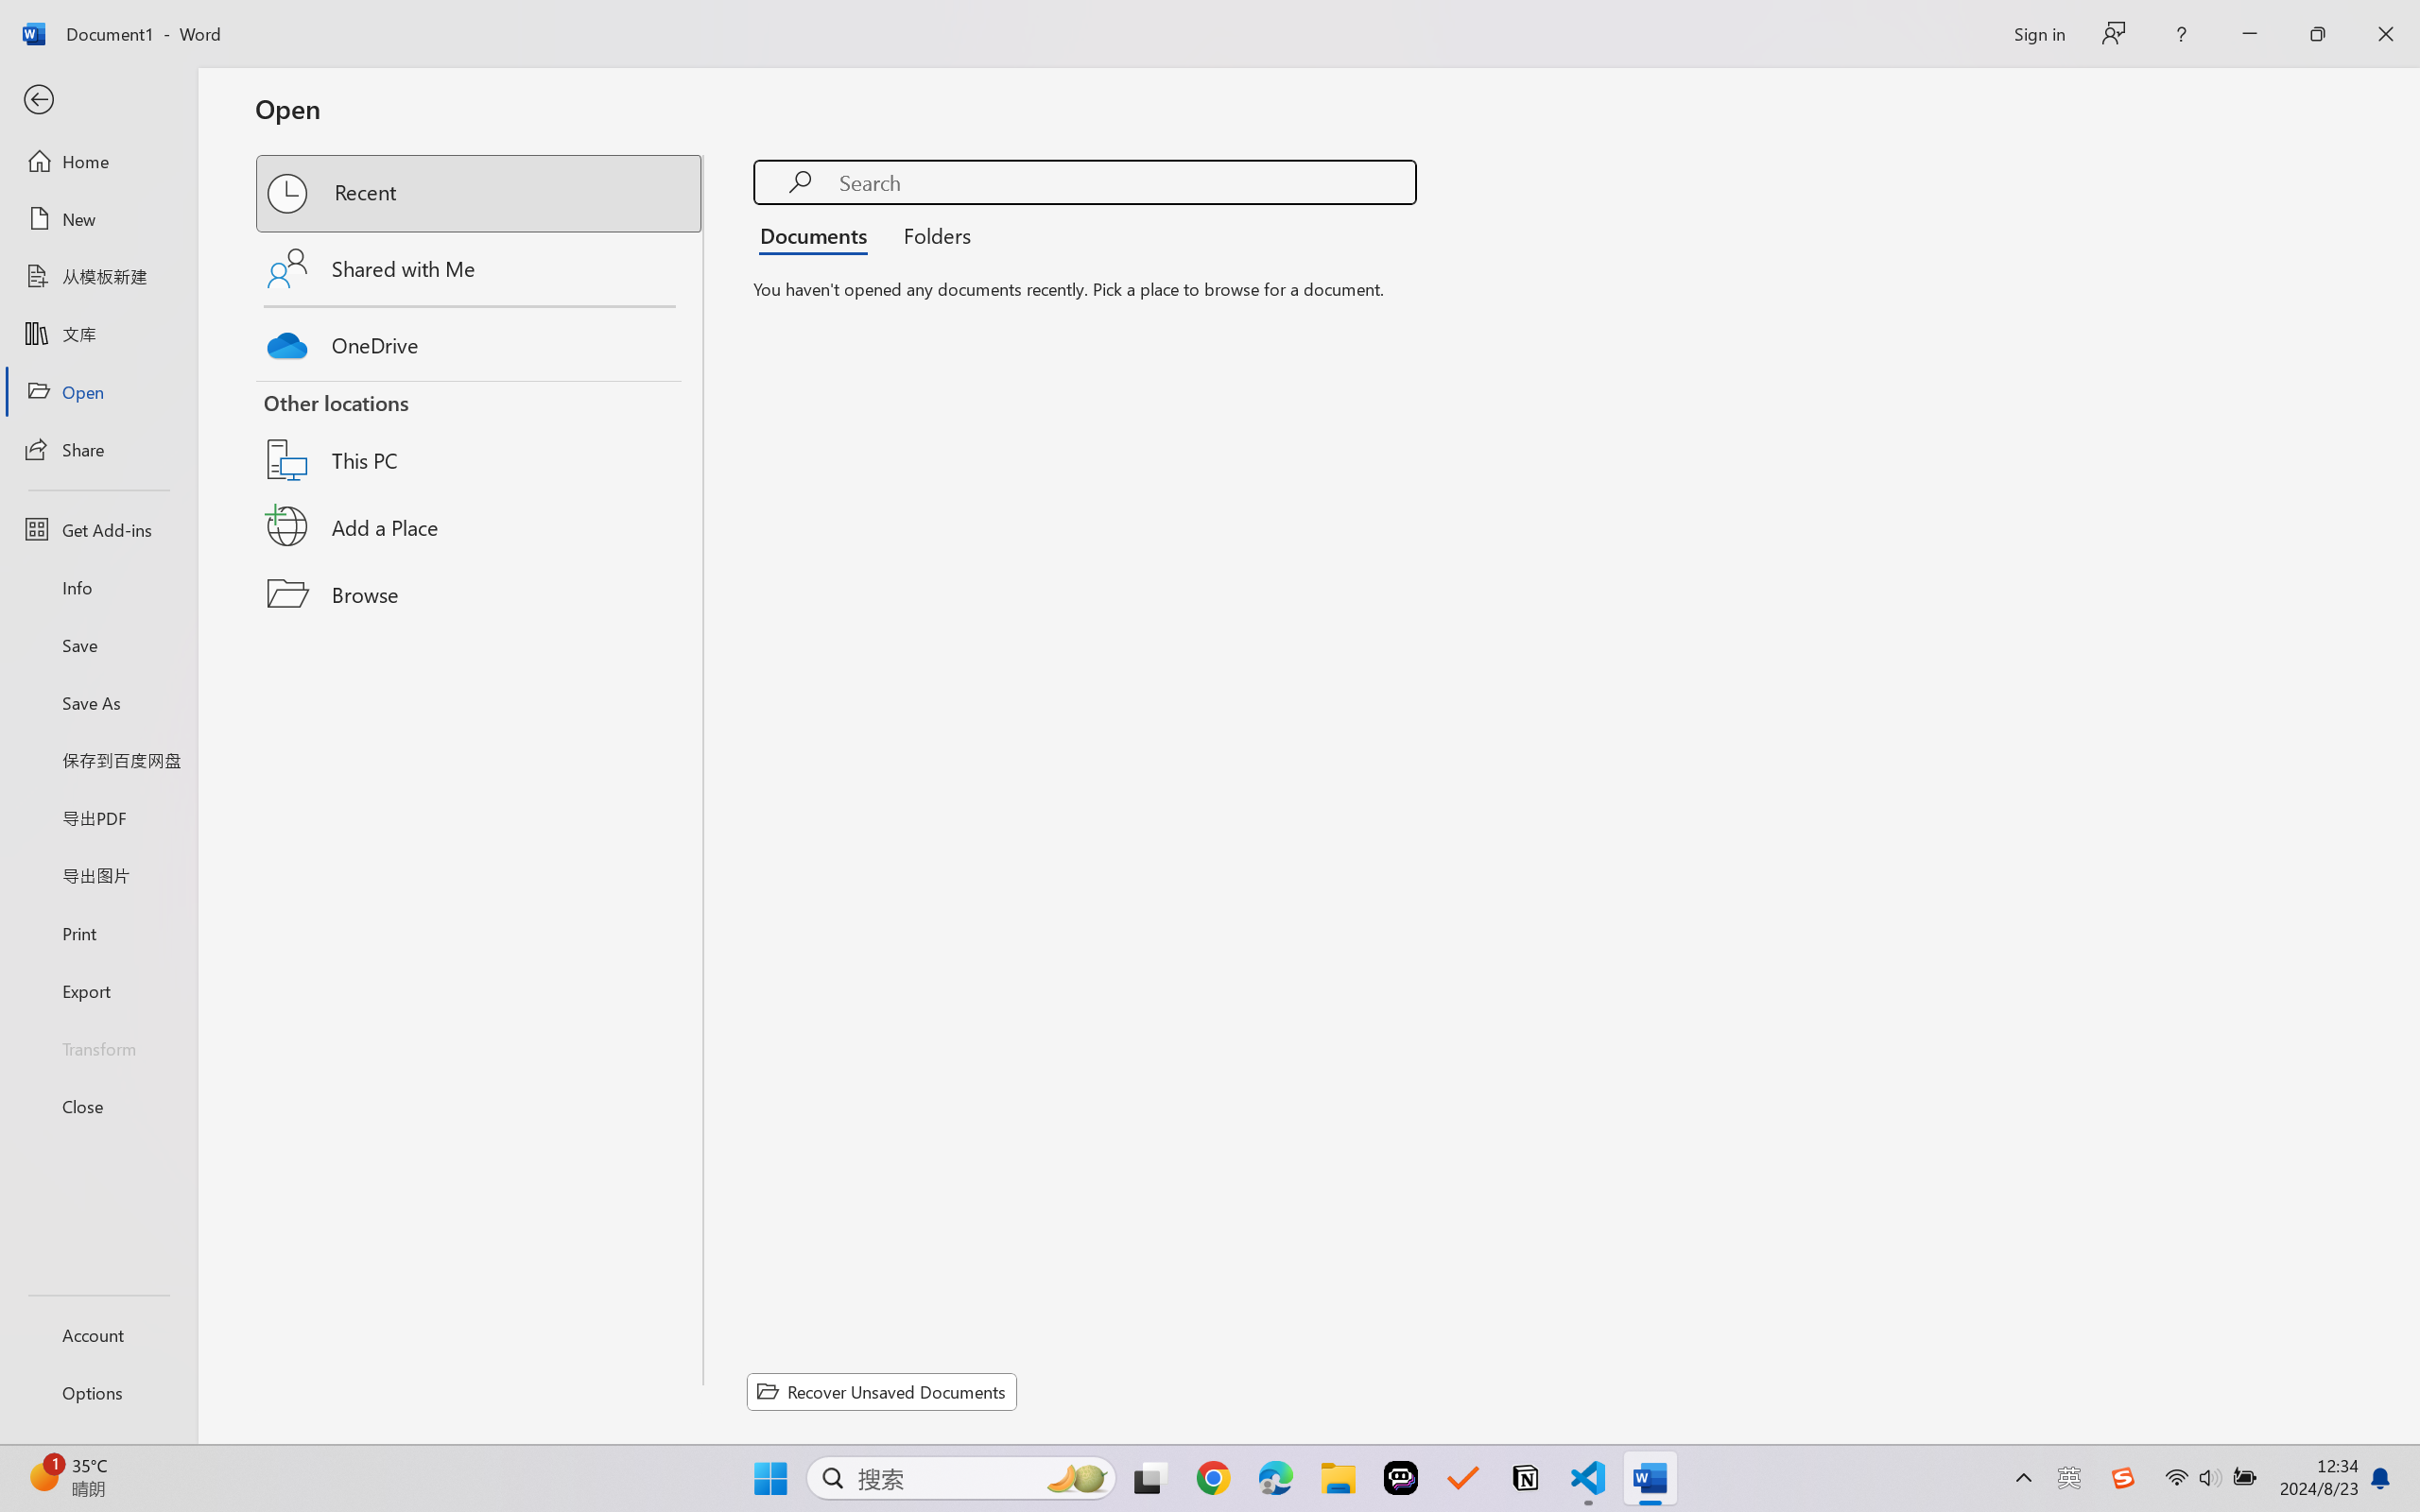  What do you see at coordinates (480, 192) in the screenshot?
I see `'Recent'` at bounding box center [480, 192].